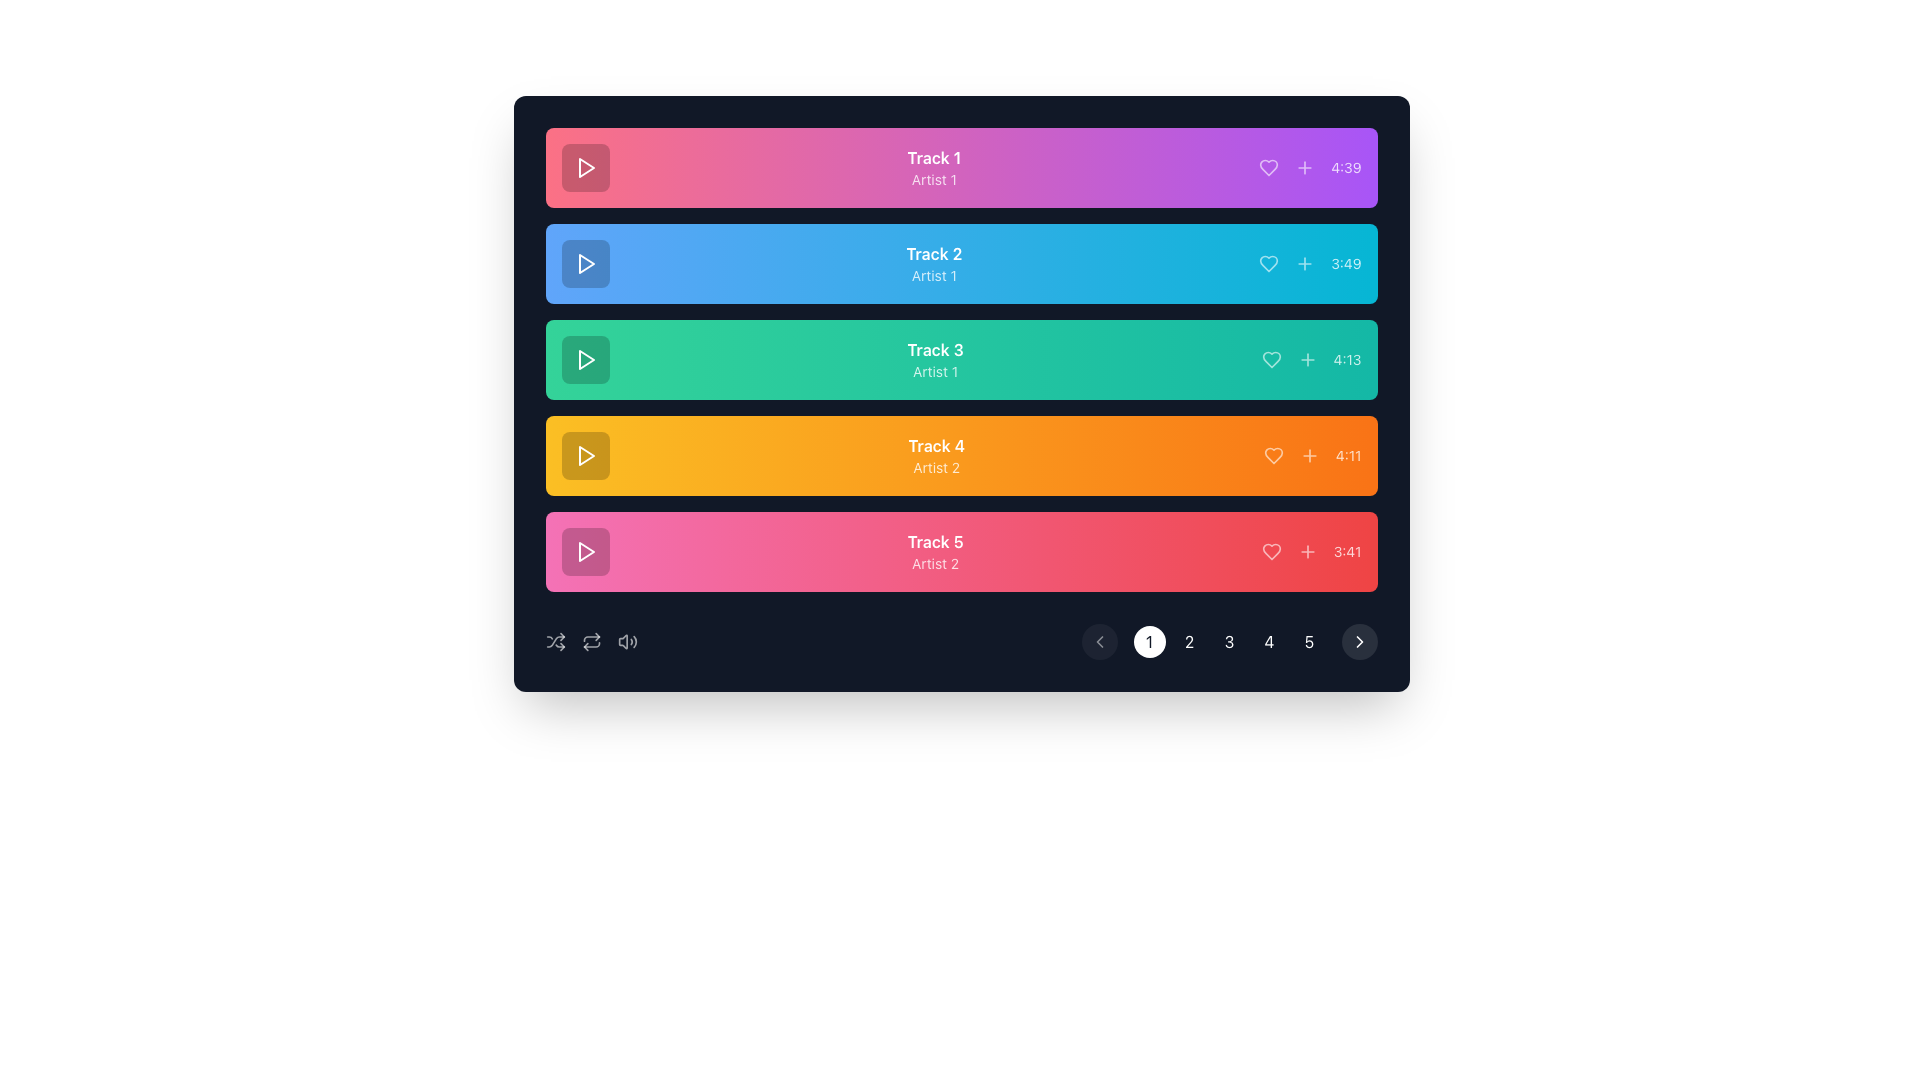 The width and height of the screenshot is (1920, 1080). What do you see at coordinates (1228, 641) in the screenshot?
I see `the active circular button numbered 3, located in the bottom center of the interface within the navigation panel` at bounding box center [1228, 641].